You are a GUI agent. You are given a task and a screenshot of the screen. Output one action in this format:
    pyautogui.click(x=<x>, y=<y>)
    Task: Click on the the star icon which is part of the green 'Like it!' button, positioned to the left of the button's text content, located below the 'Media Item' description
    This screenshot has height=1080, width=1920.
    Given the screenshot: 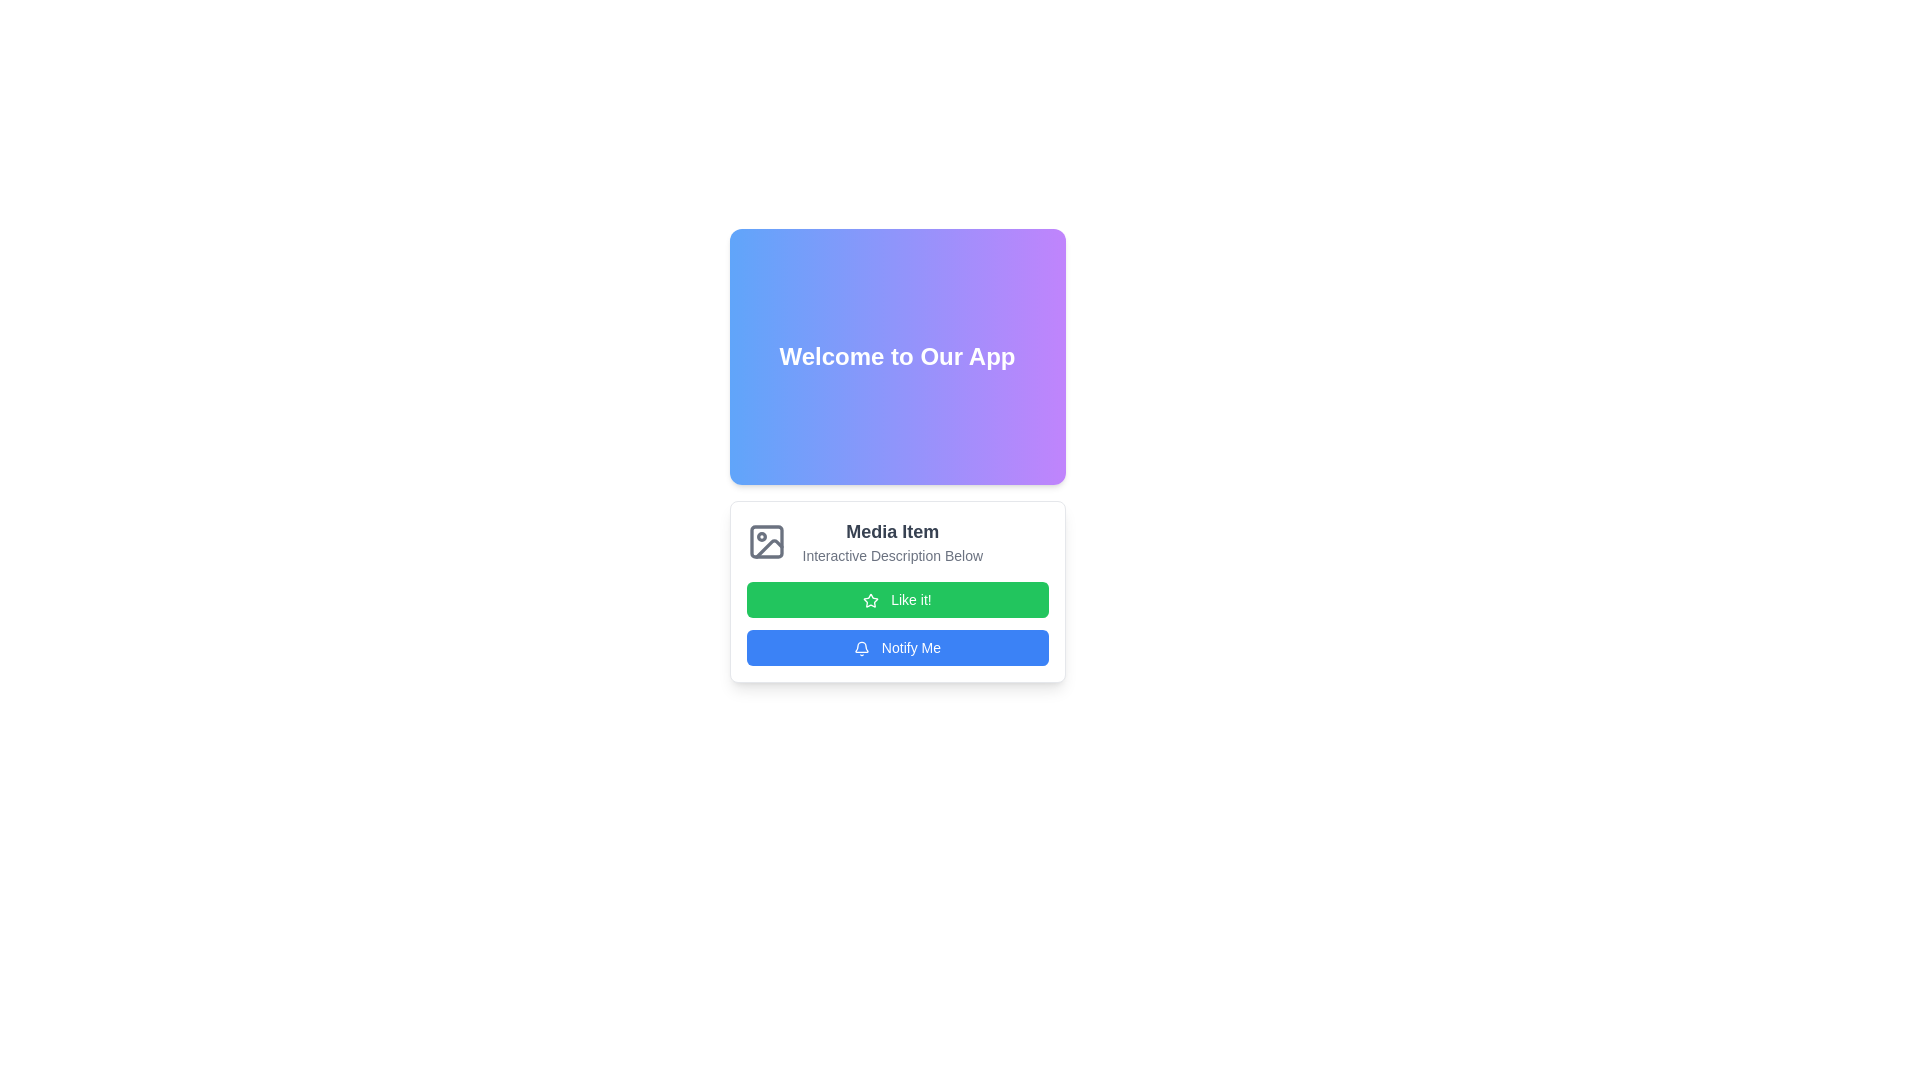 What is the action you would take?
    pyautogui.click(x=871, y=600)
    